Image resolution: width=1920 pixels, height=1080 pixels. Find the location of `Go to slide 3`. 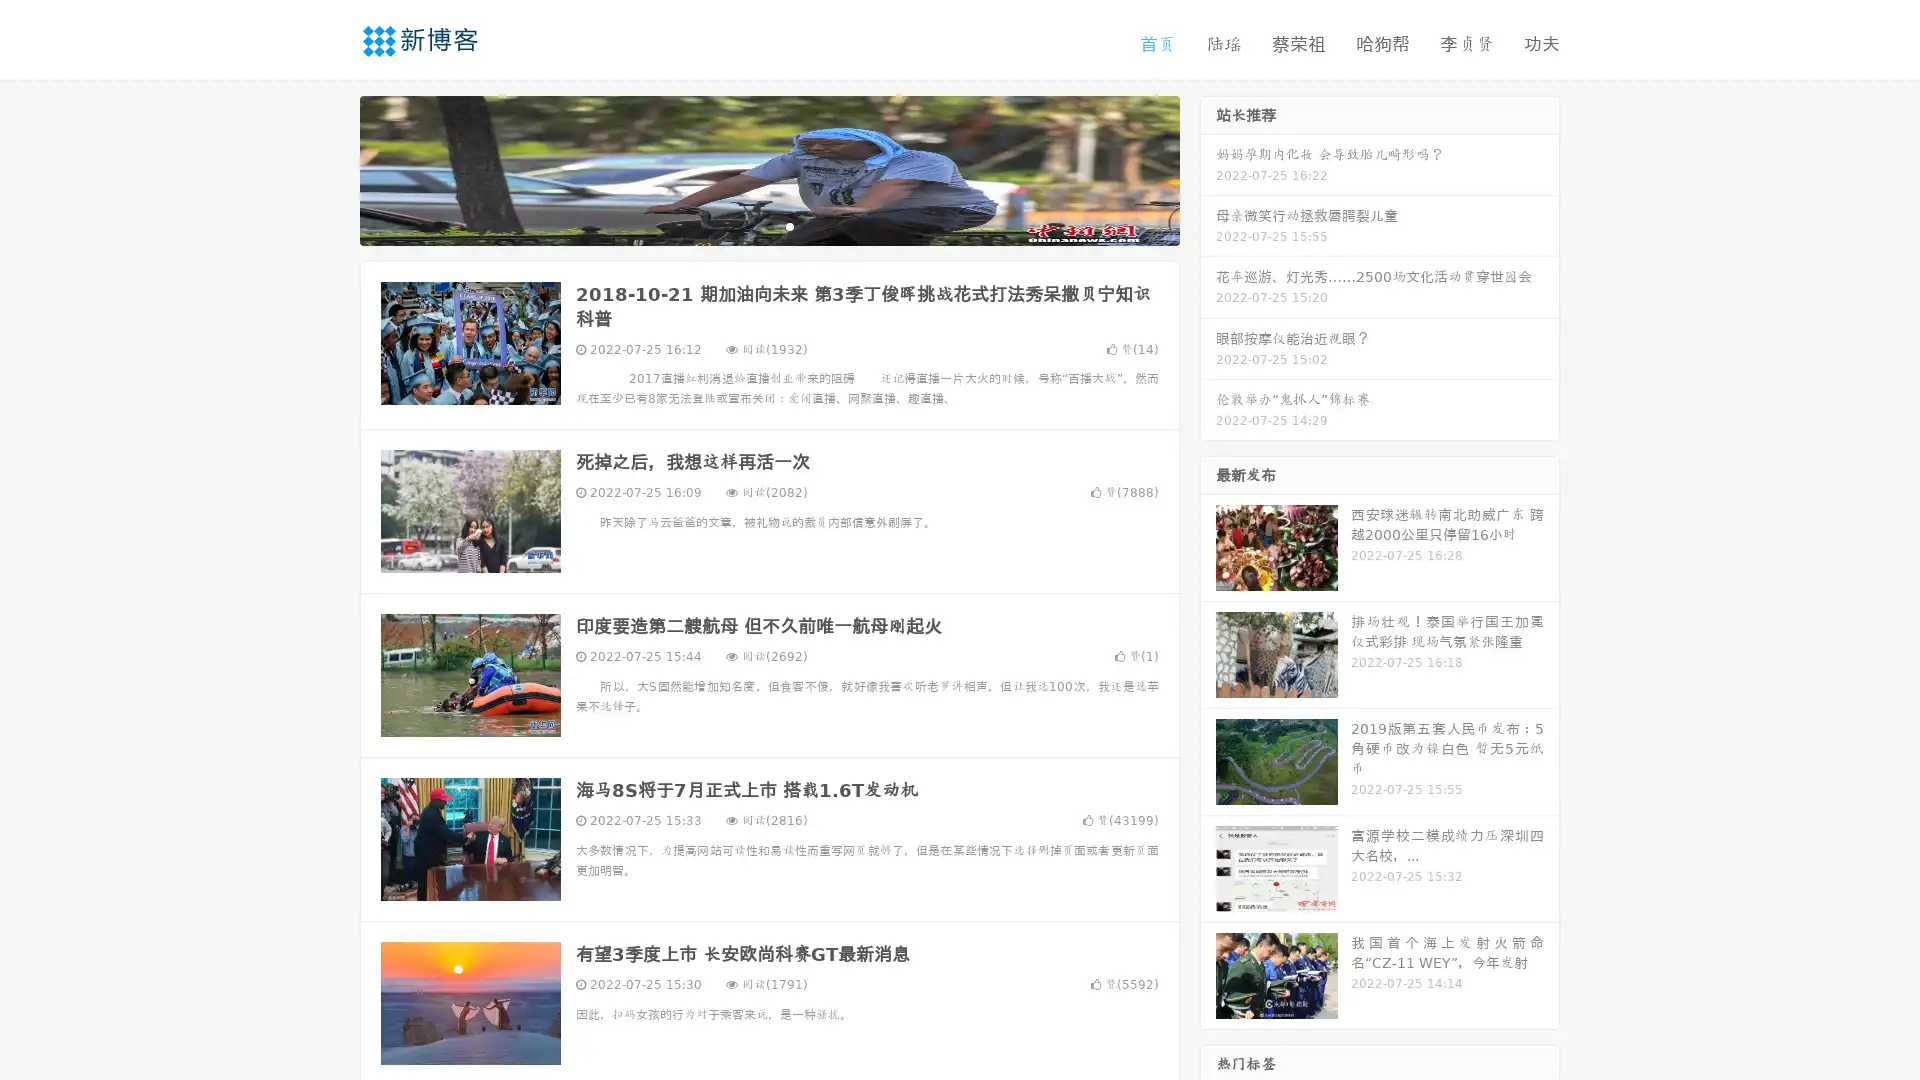

Go to slide 3 is located at coordinates (789, 225).